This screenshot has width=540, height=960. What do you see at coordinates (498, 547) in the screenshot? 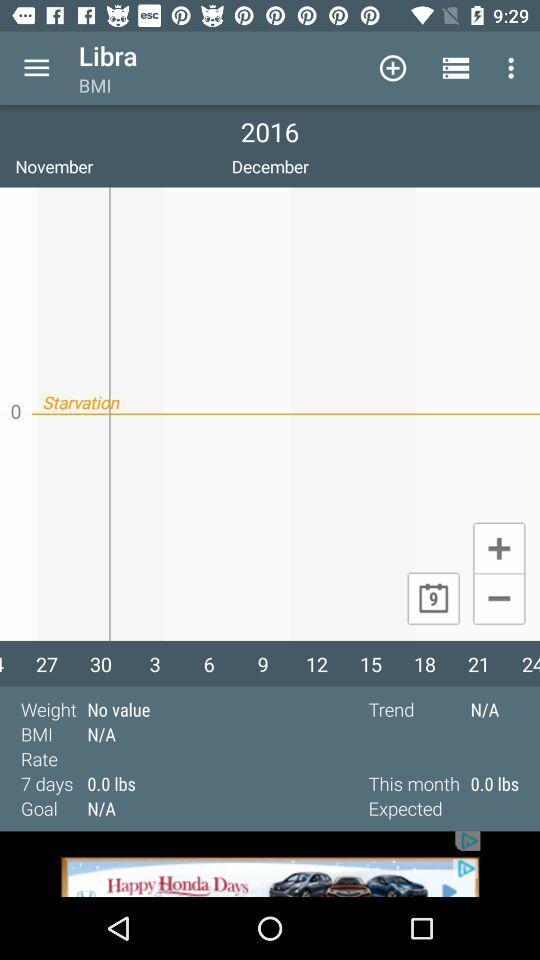
I see `plus mark` at bounding box center [498, 547].